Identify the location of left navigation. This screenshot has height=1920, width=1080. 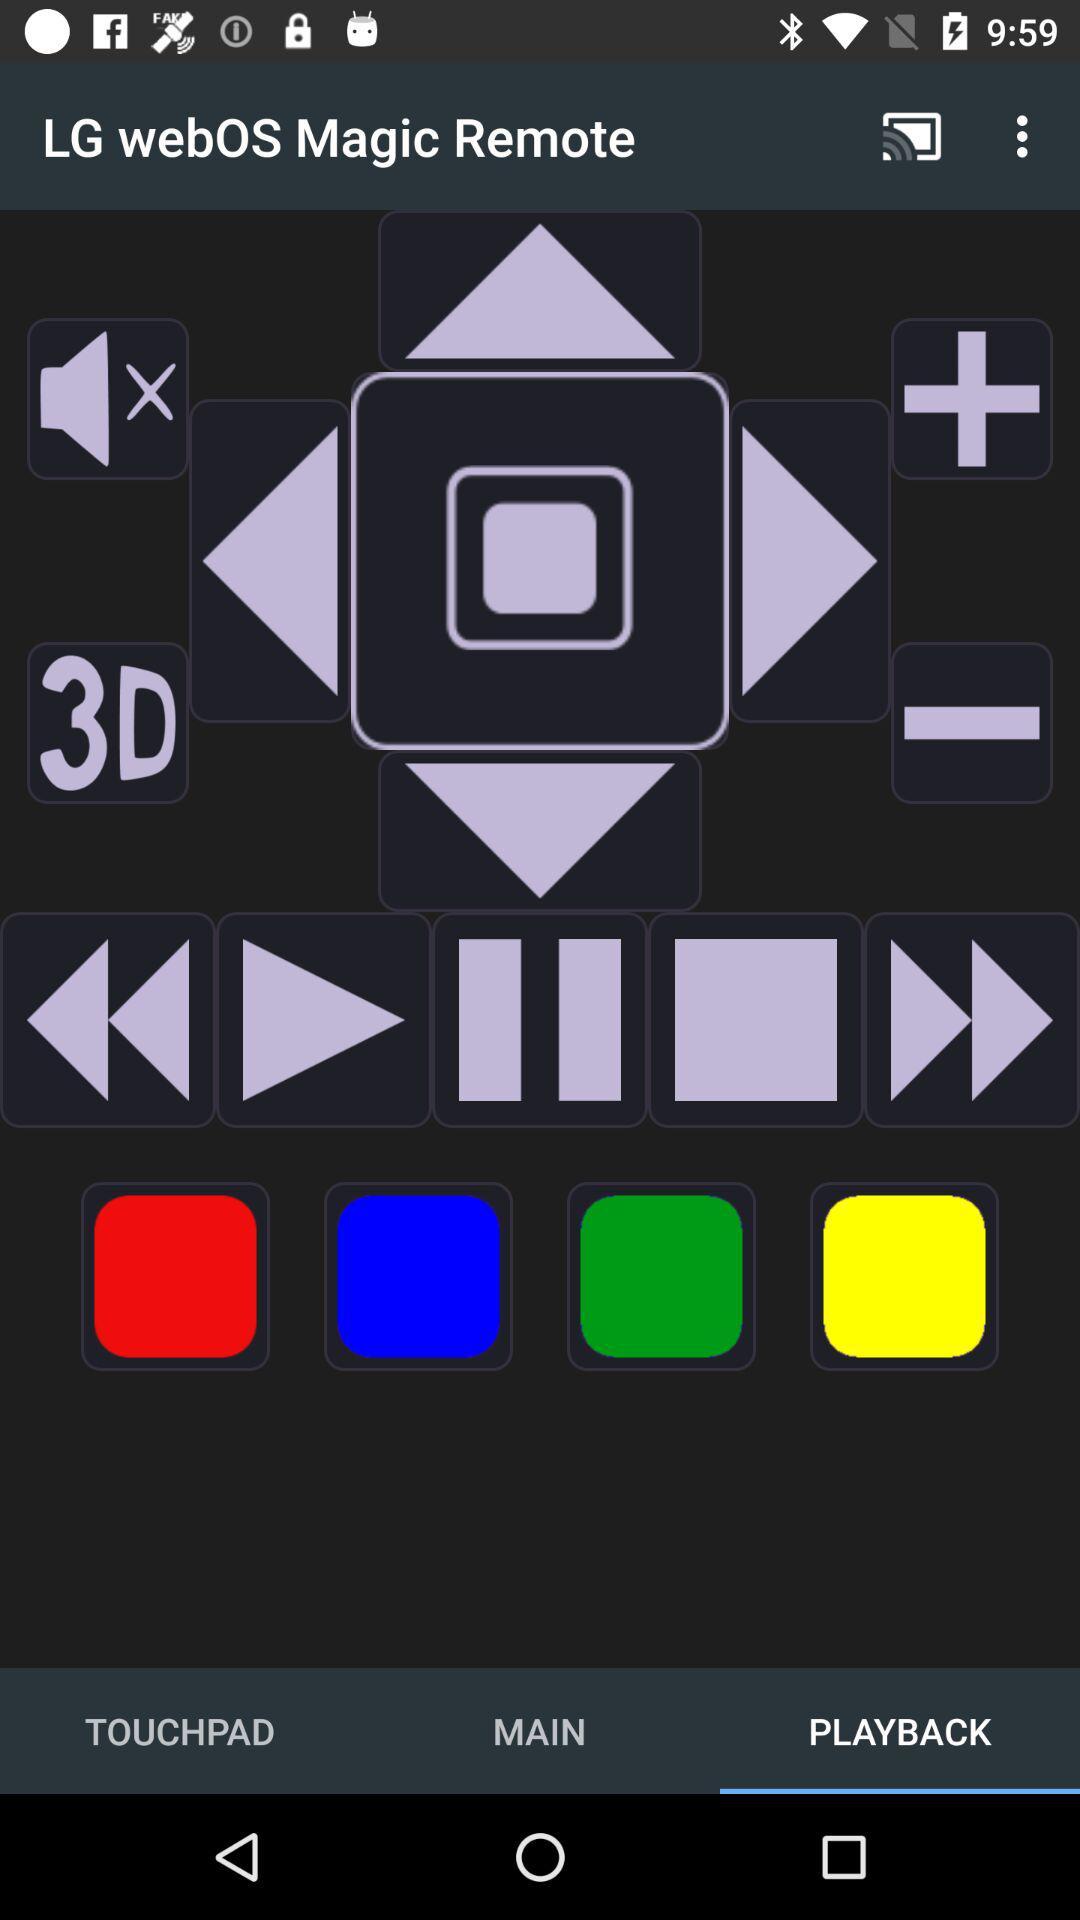
(270, 560).